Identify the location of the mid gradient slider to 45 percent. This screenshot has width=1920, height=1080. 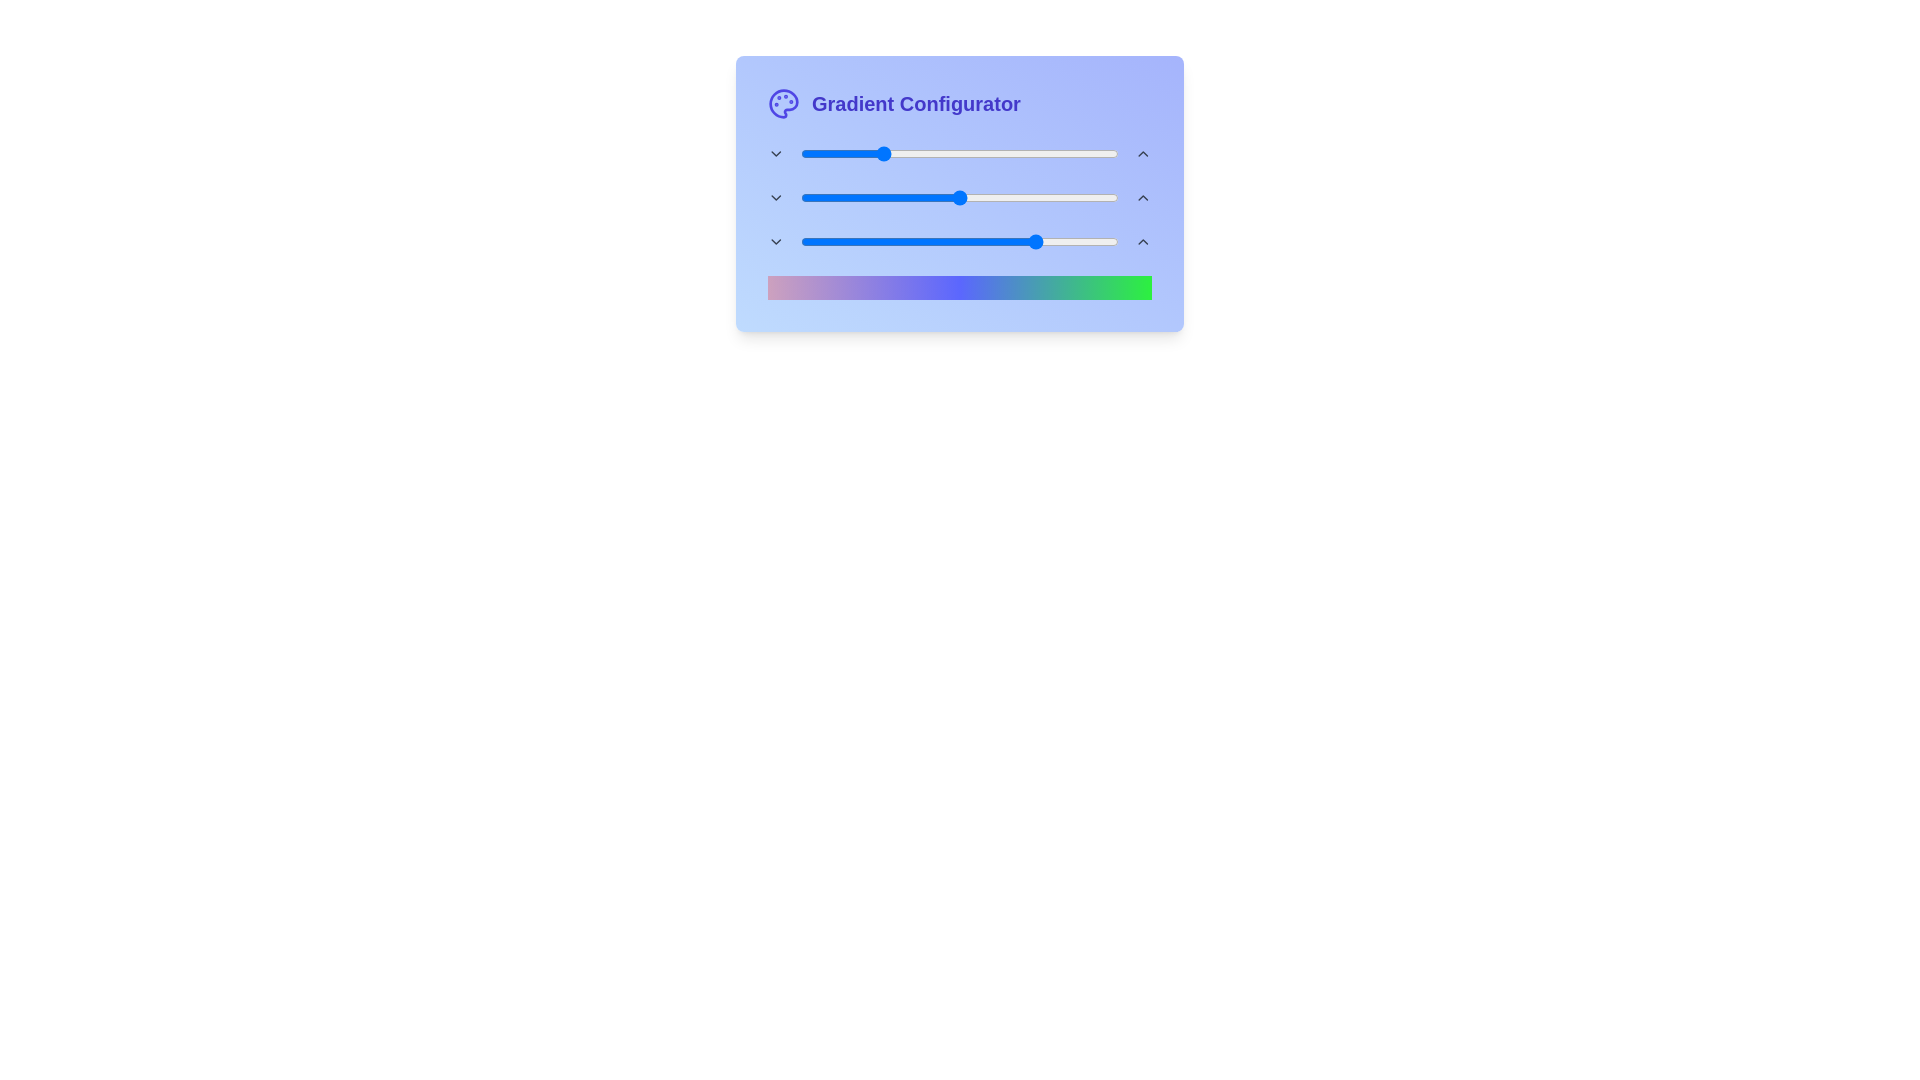
(943, 197).